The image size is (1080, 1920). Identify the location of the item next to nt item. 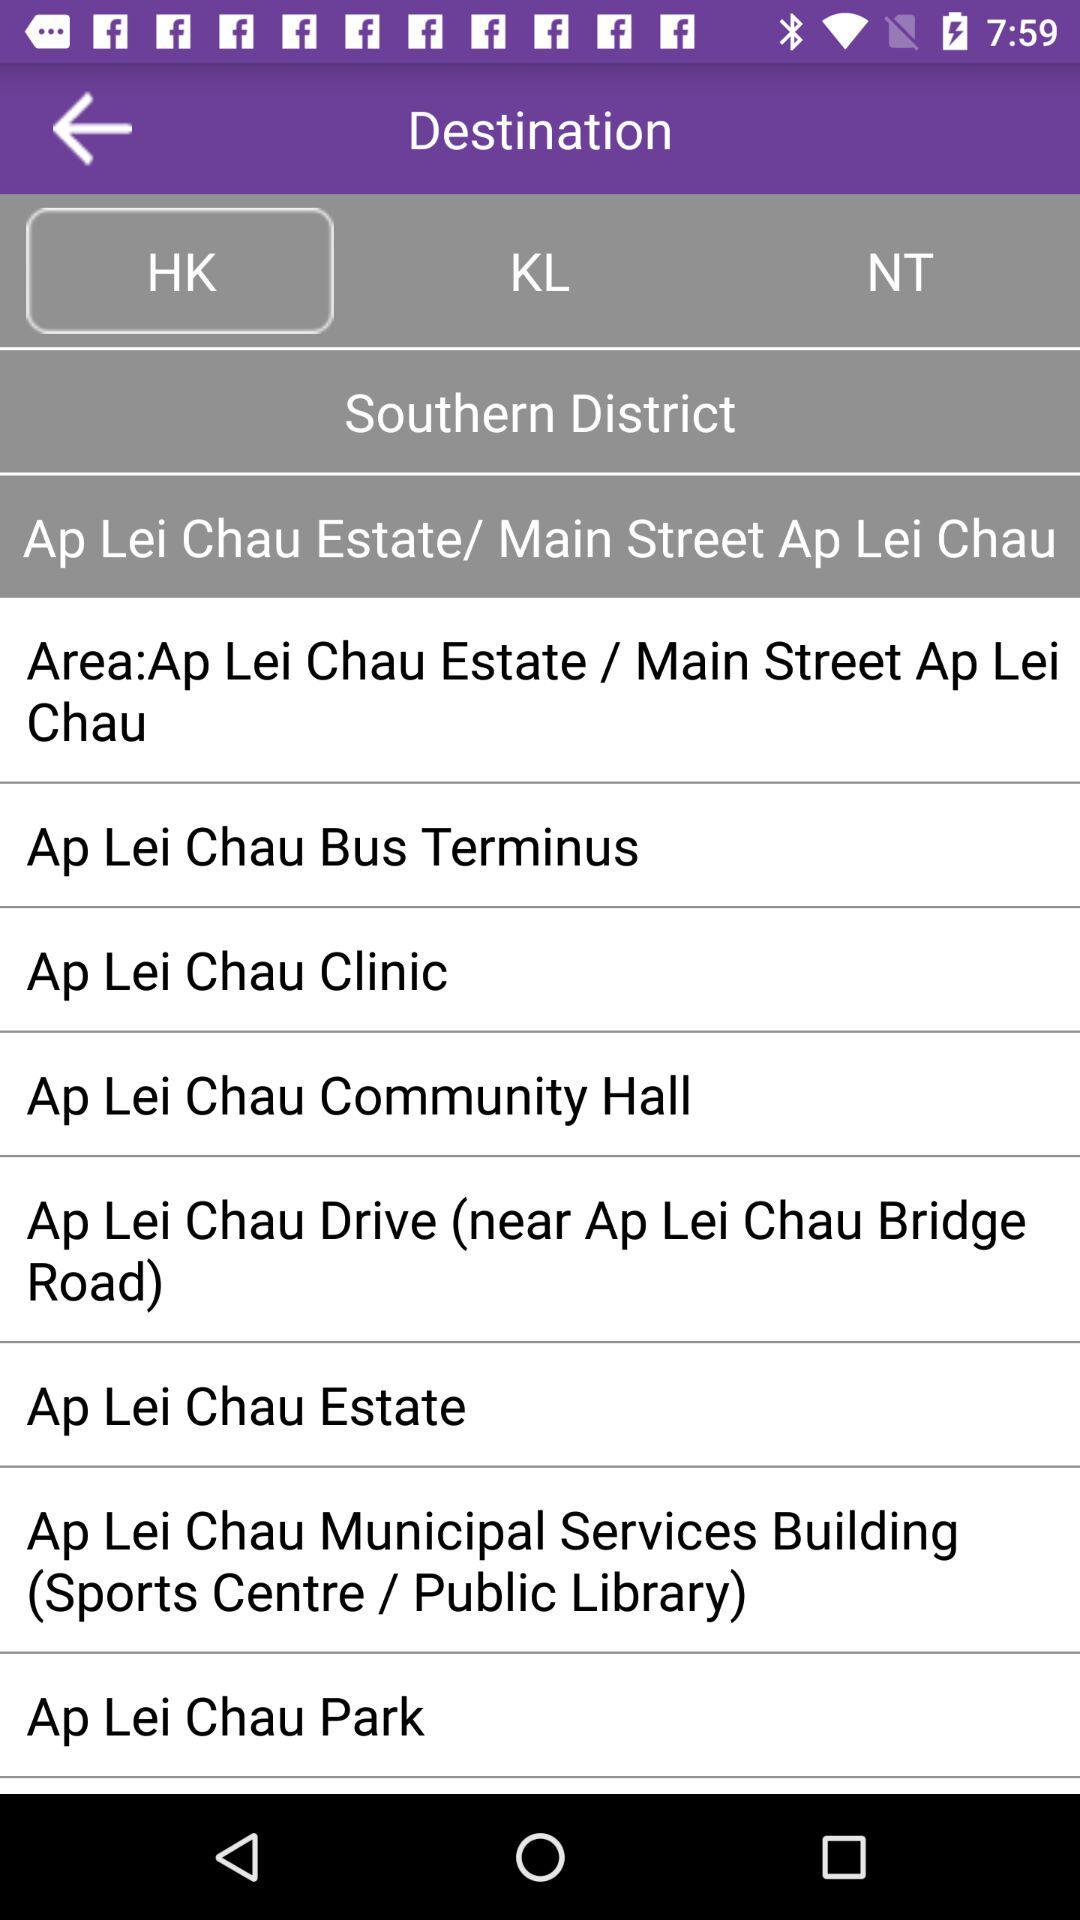
(540, 269).